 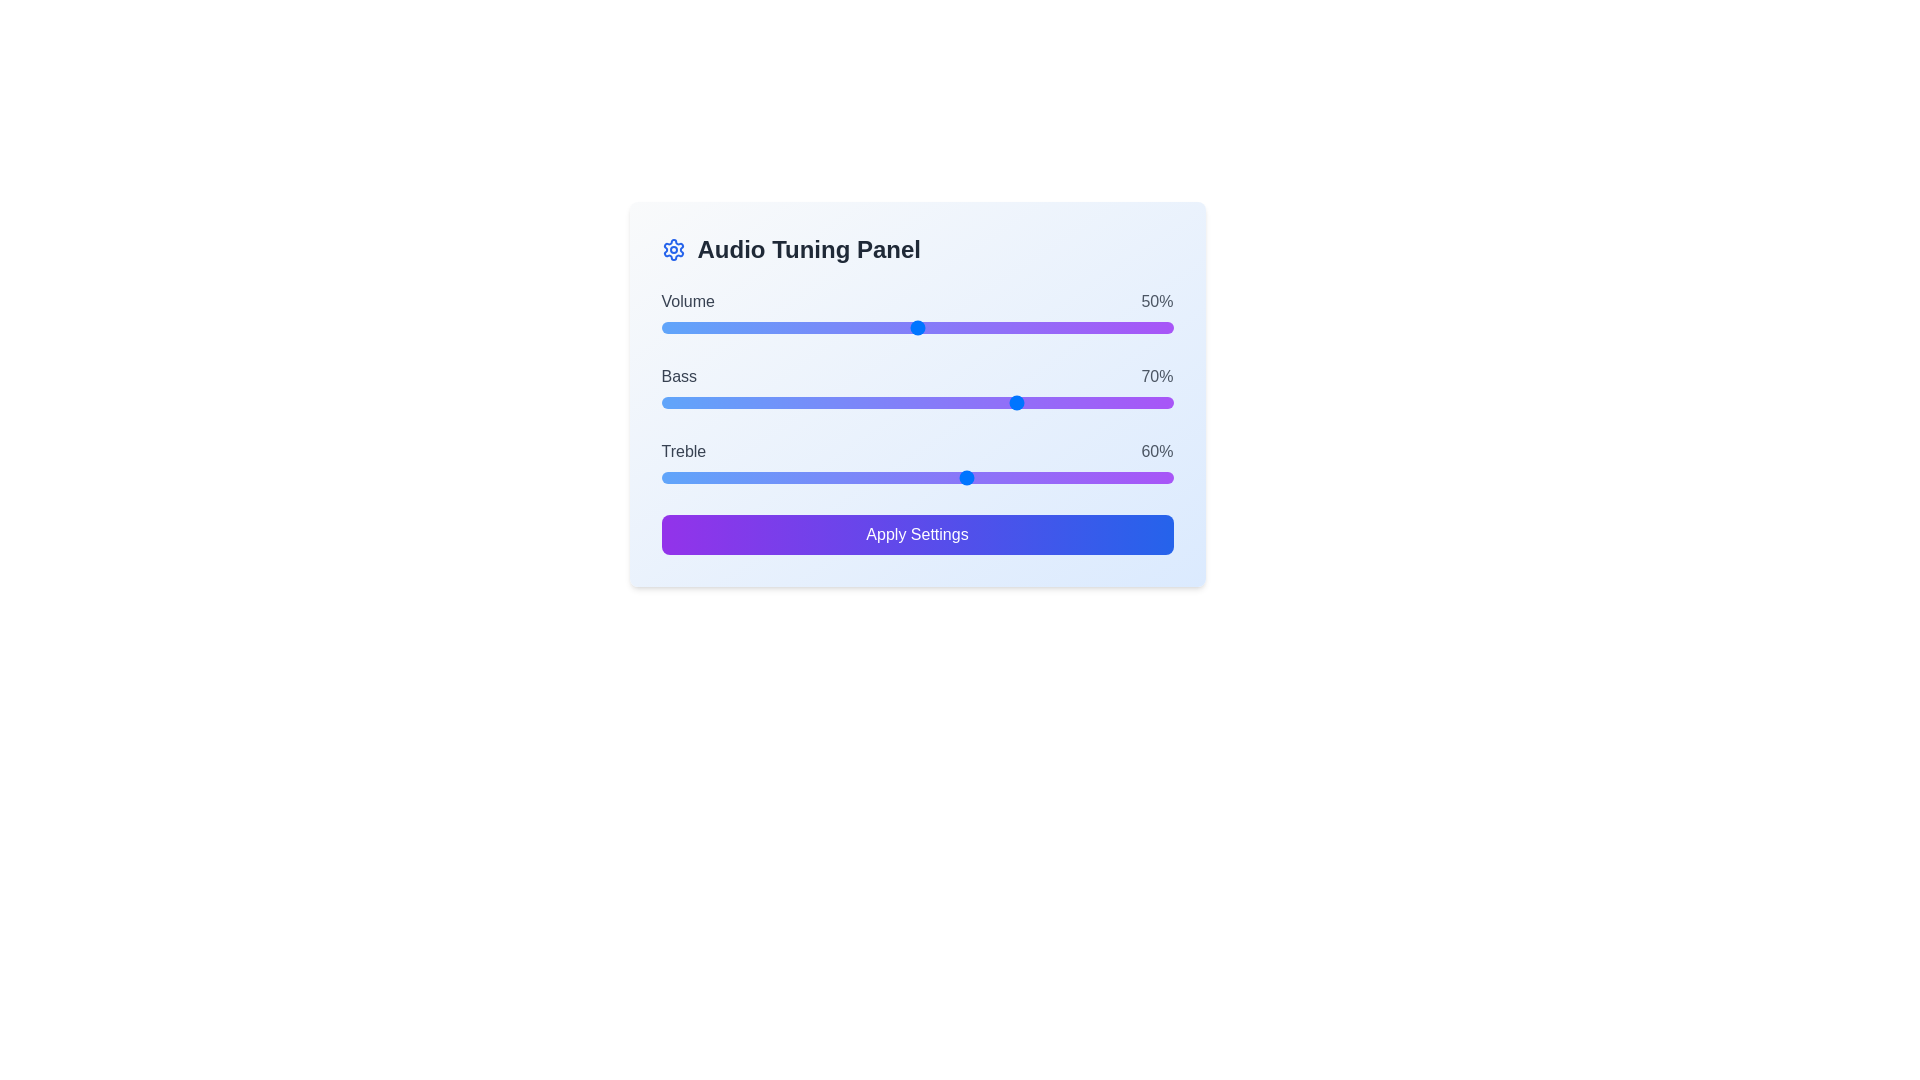 I want to click on the volume slider, so click(x=702, y=326).